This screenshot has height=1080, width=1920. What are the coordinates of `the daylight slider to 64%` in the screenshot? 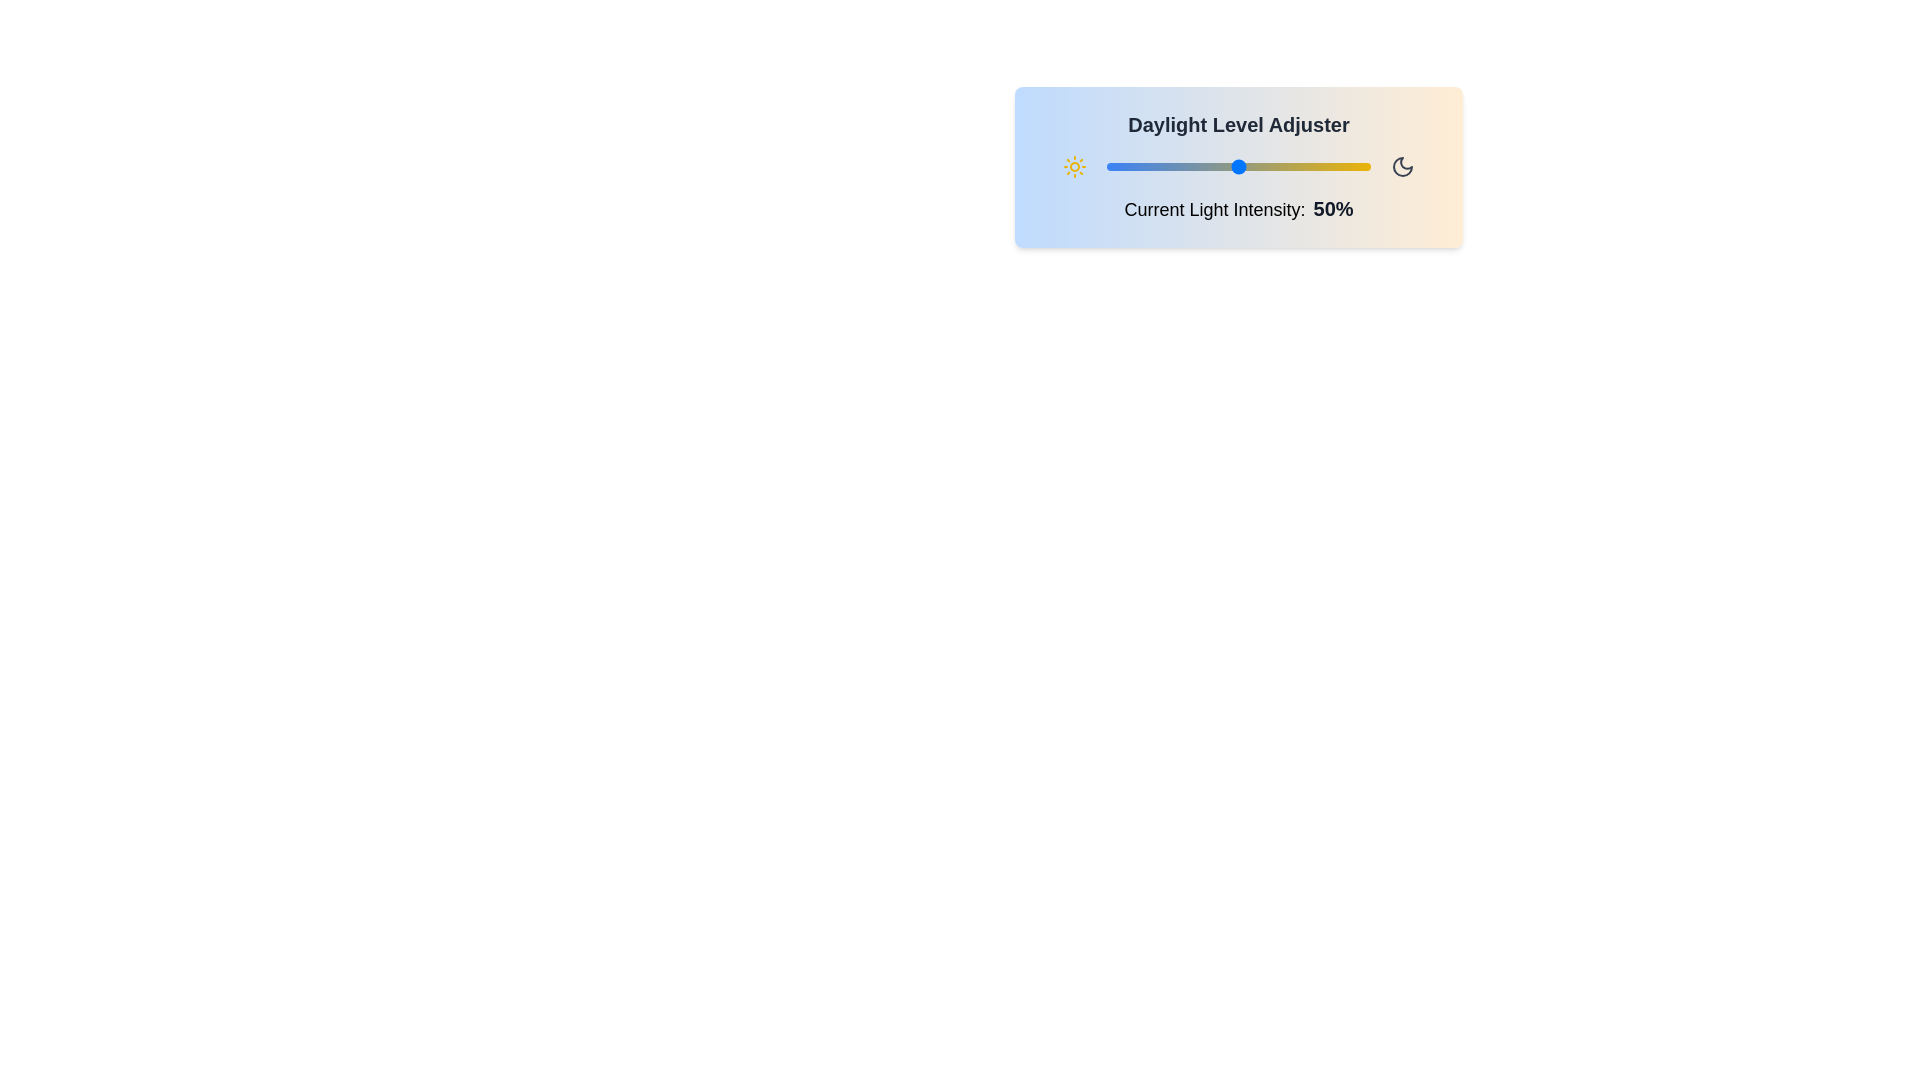 It's located at (1275, 165).